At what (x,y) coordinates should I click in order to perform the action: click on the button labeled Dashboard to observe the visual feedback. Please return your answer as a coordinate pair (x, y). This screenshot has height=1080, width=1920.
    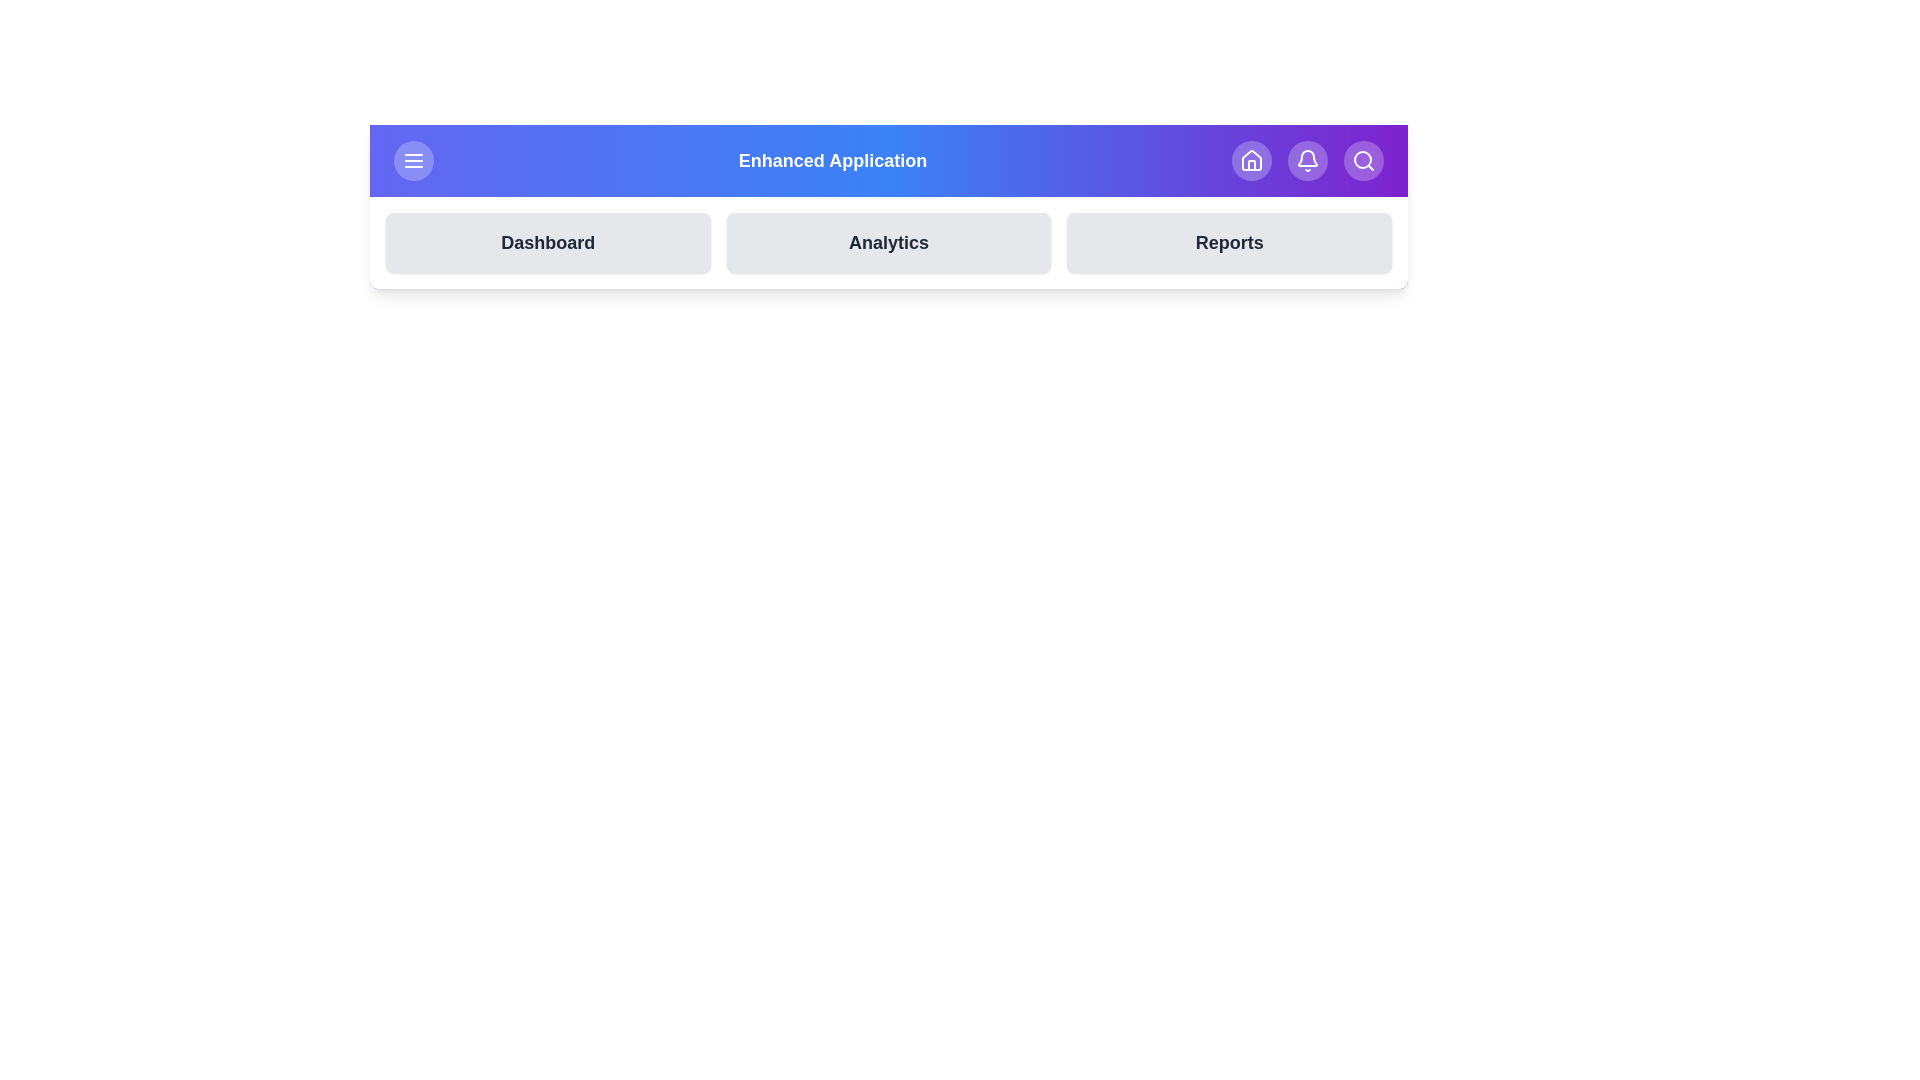
    Looking at the image, I should click on (548, 242).